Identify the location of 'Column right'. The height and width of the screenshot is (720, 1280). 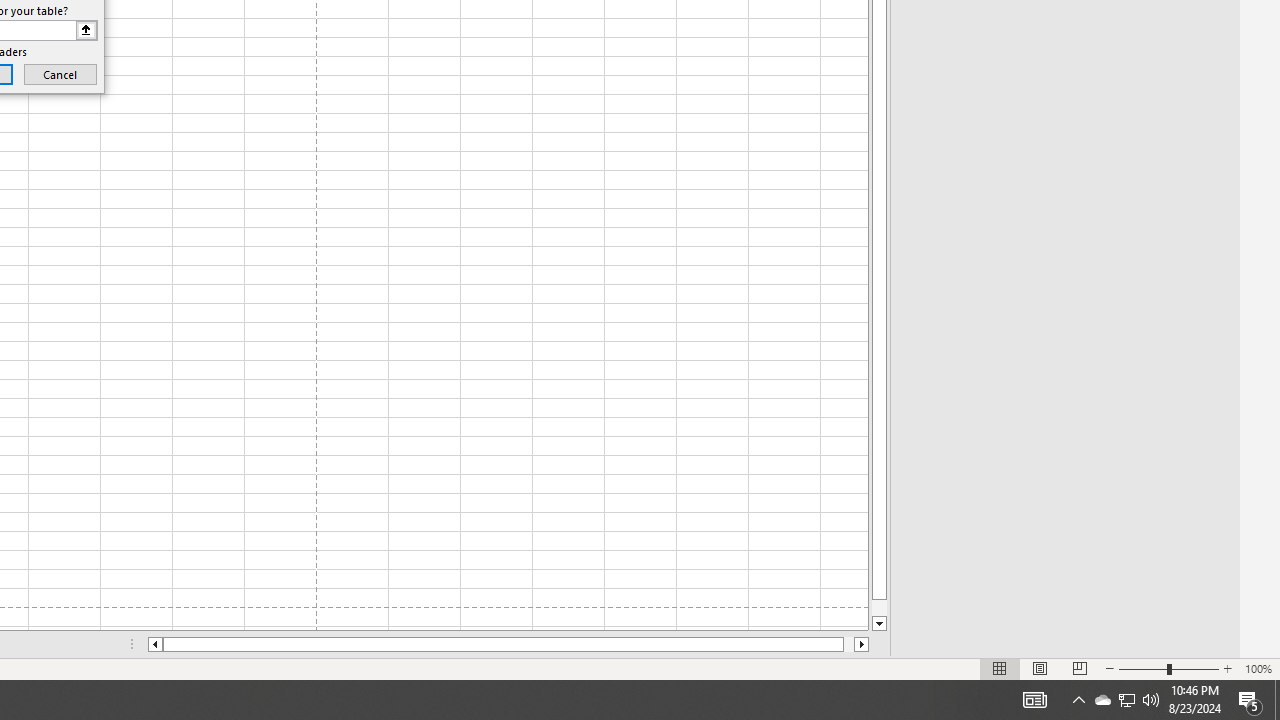
(862, 644).